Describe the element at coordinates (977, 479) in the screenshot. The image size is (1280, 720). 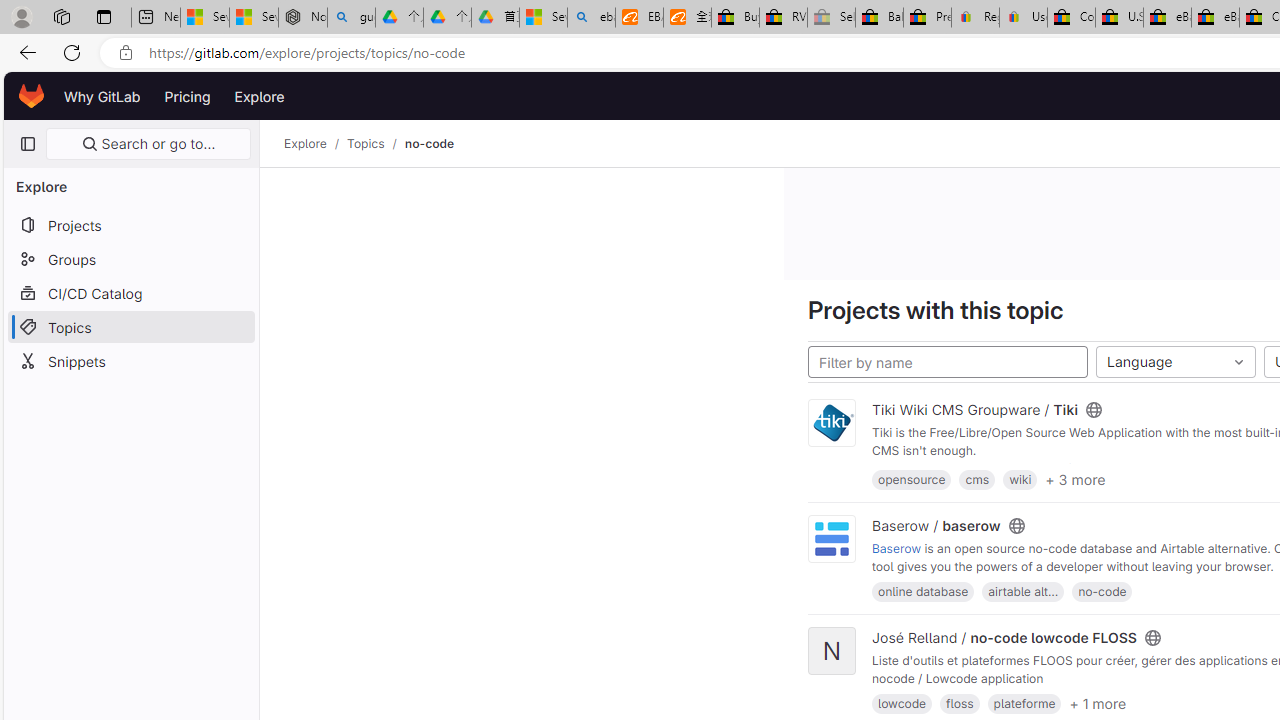
I see `'cms'` at that location.